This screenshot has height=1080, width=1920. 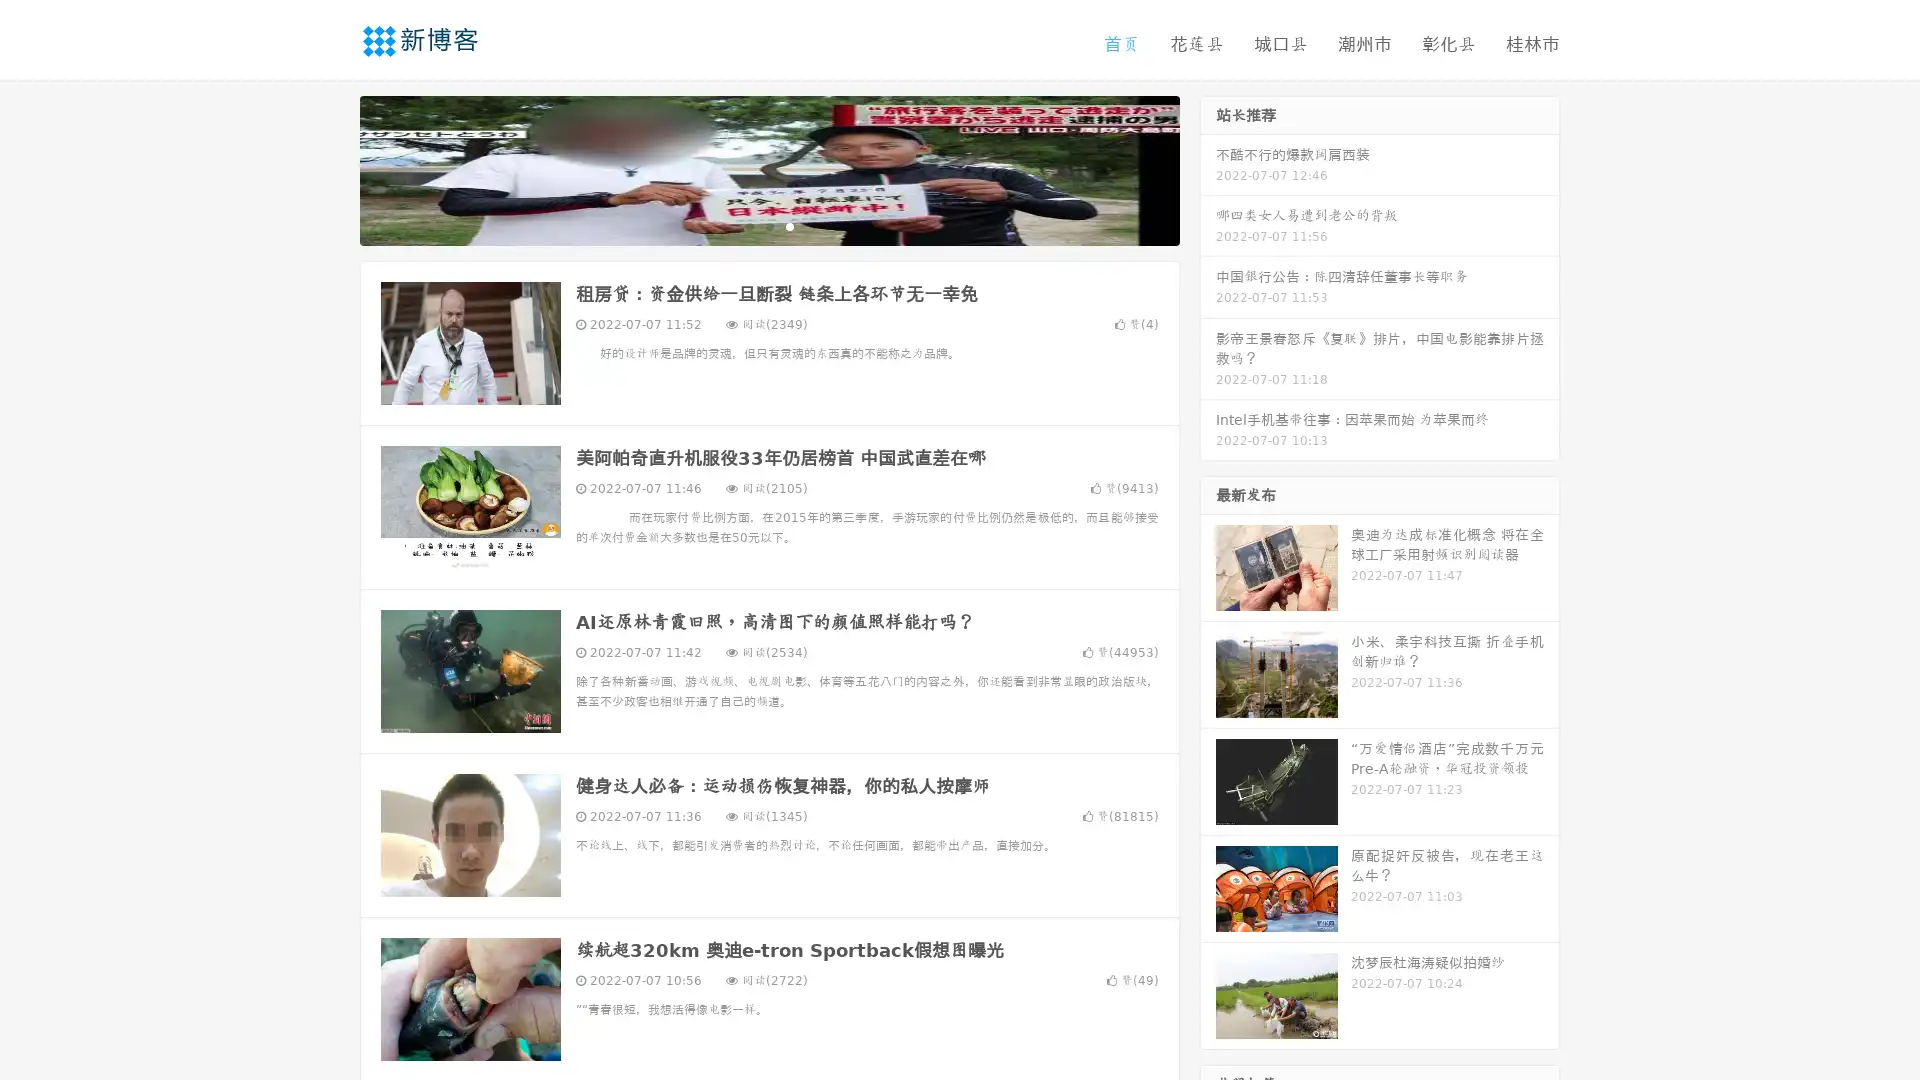 I want to click on Previous slide, so click(x=330, y=168).